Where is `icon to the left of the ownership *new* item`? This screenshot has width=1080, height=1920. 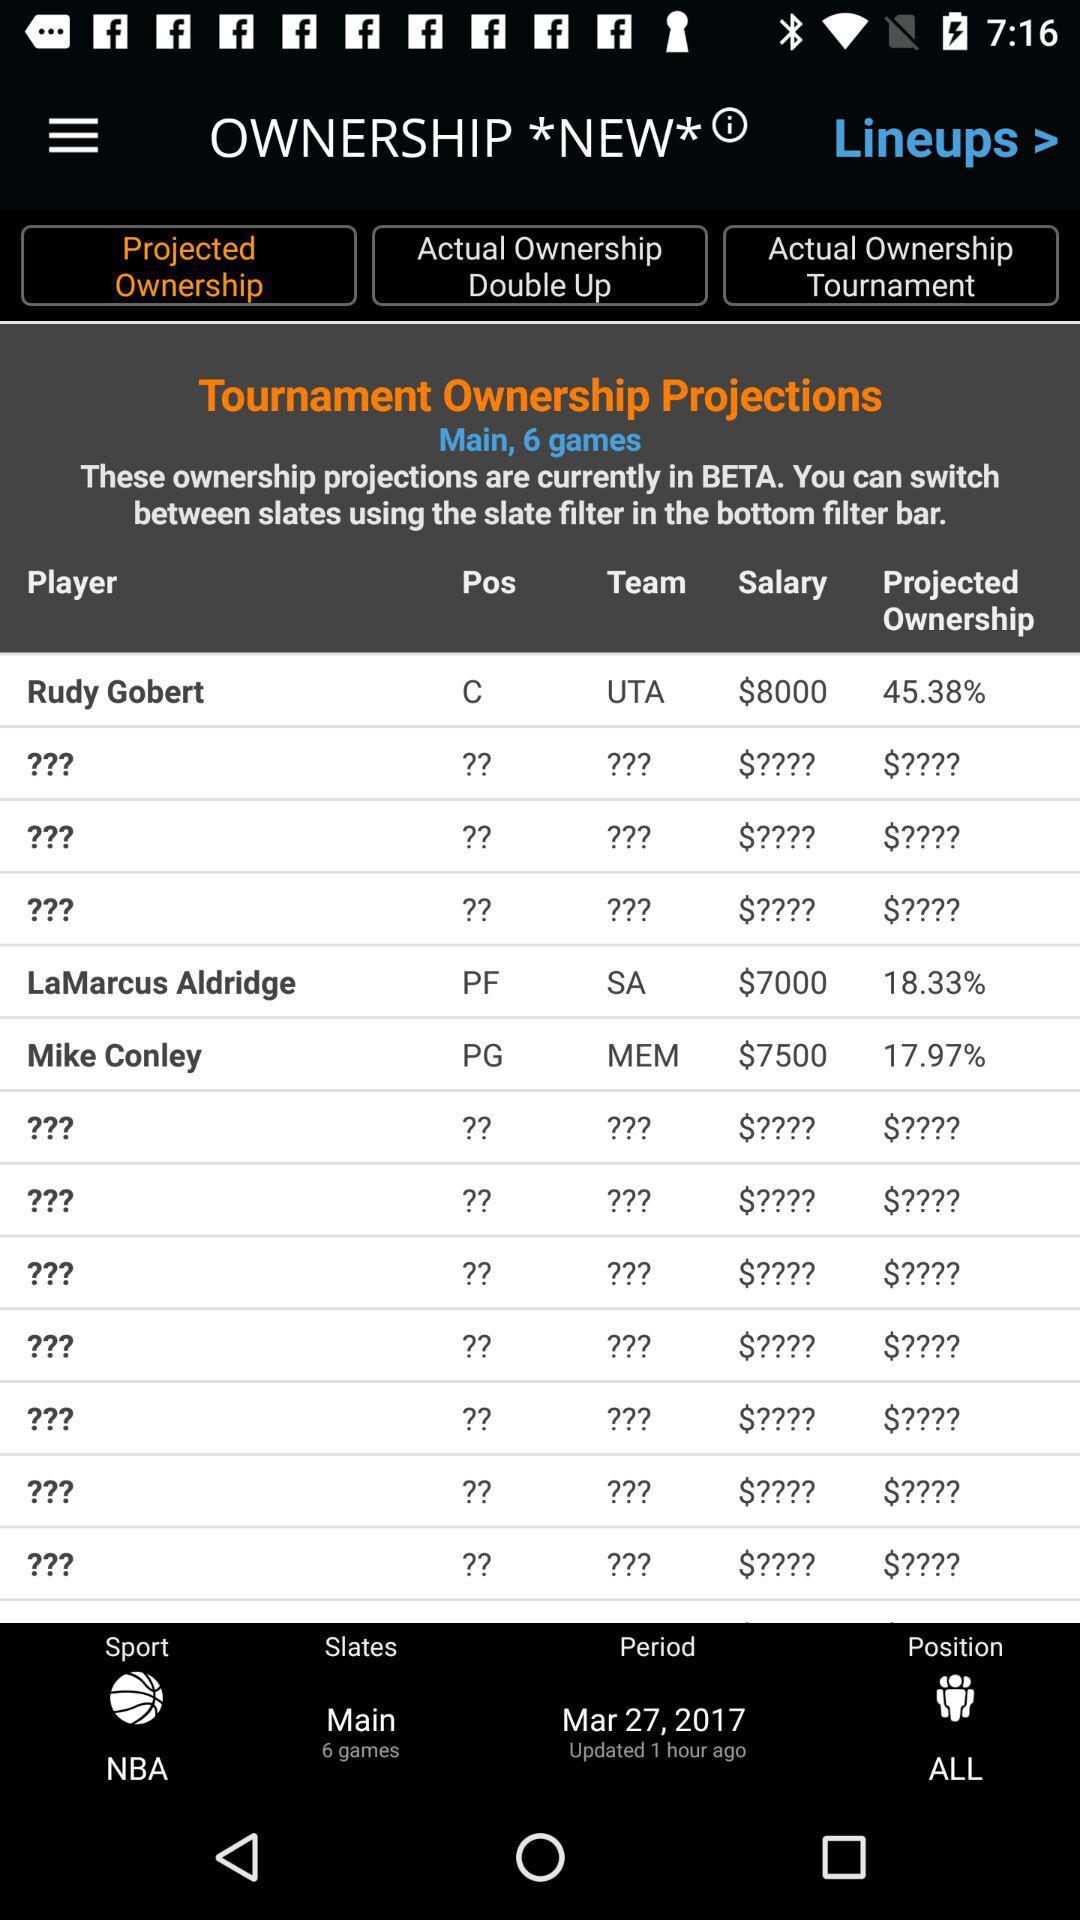
icon to the left of the ownership *new* item is located at coordinates (72, 135).